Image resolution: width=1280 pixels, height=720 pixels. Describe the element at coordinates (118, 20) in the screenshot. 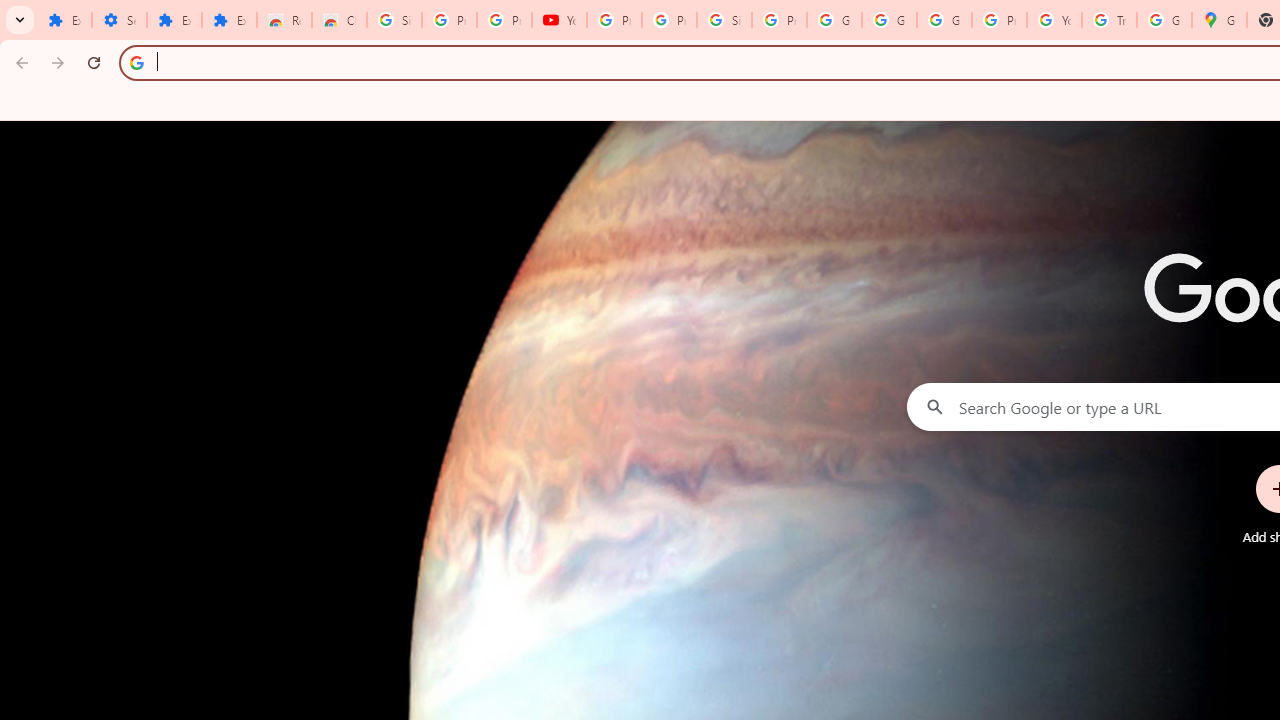

I see `'Settings'` at that location.